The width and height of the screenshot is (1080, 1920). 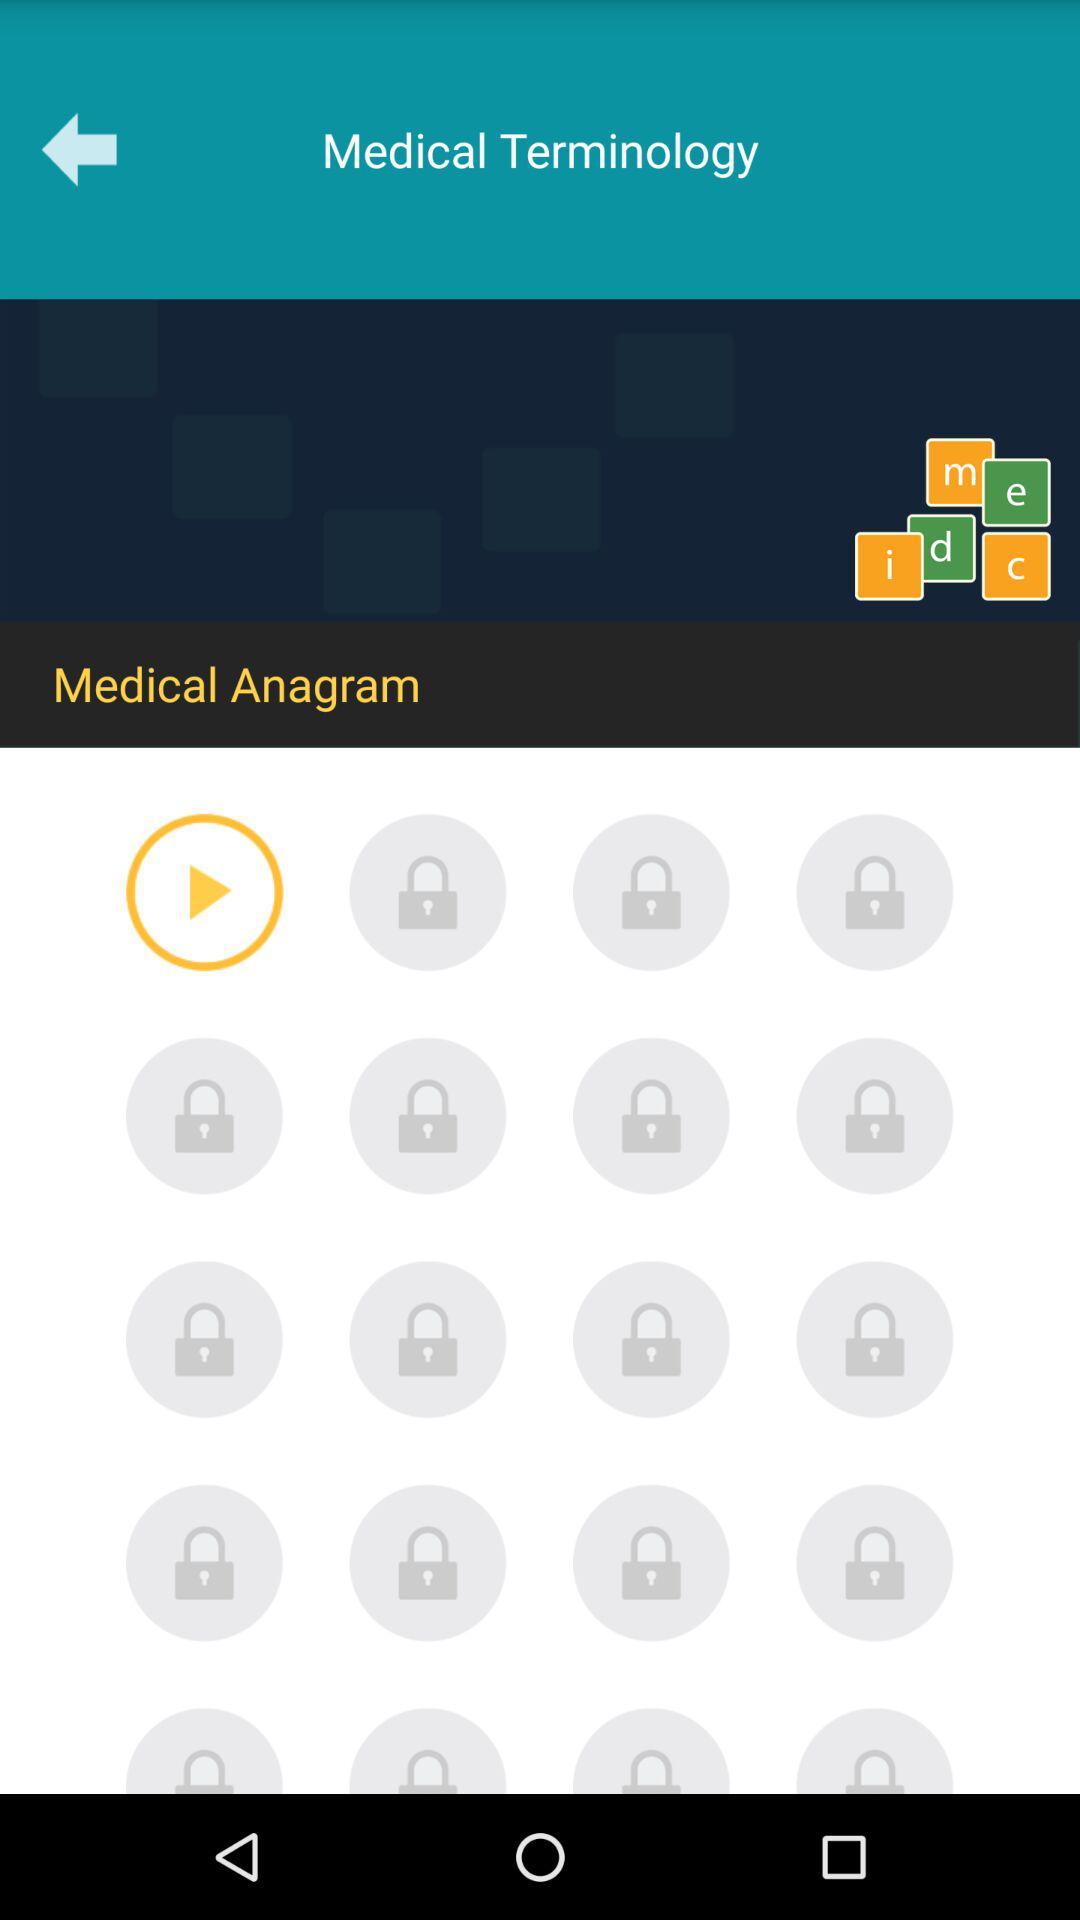 What do you see at coordinates (204, 1562) in the screenshot?
I see `open file` at bounding box center [204, 1562].